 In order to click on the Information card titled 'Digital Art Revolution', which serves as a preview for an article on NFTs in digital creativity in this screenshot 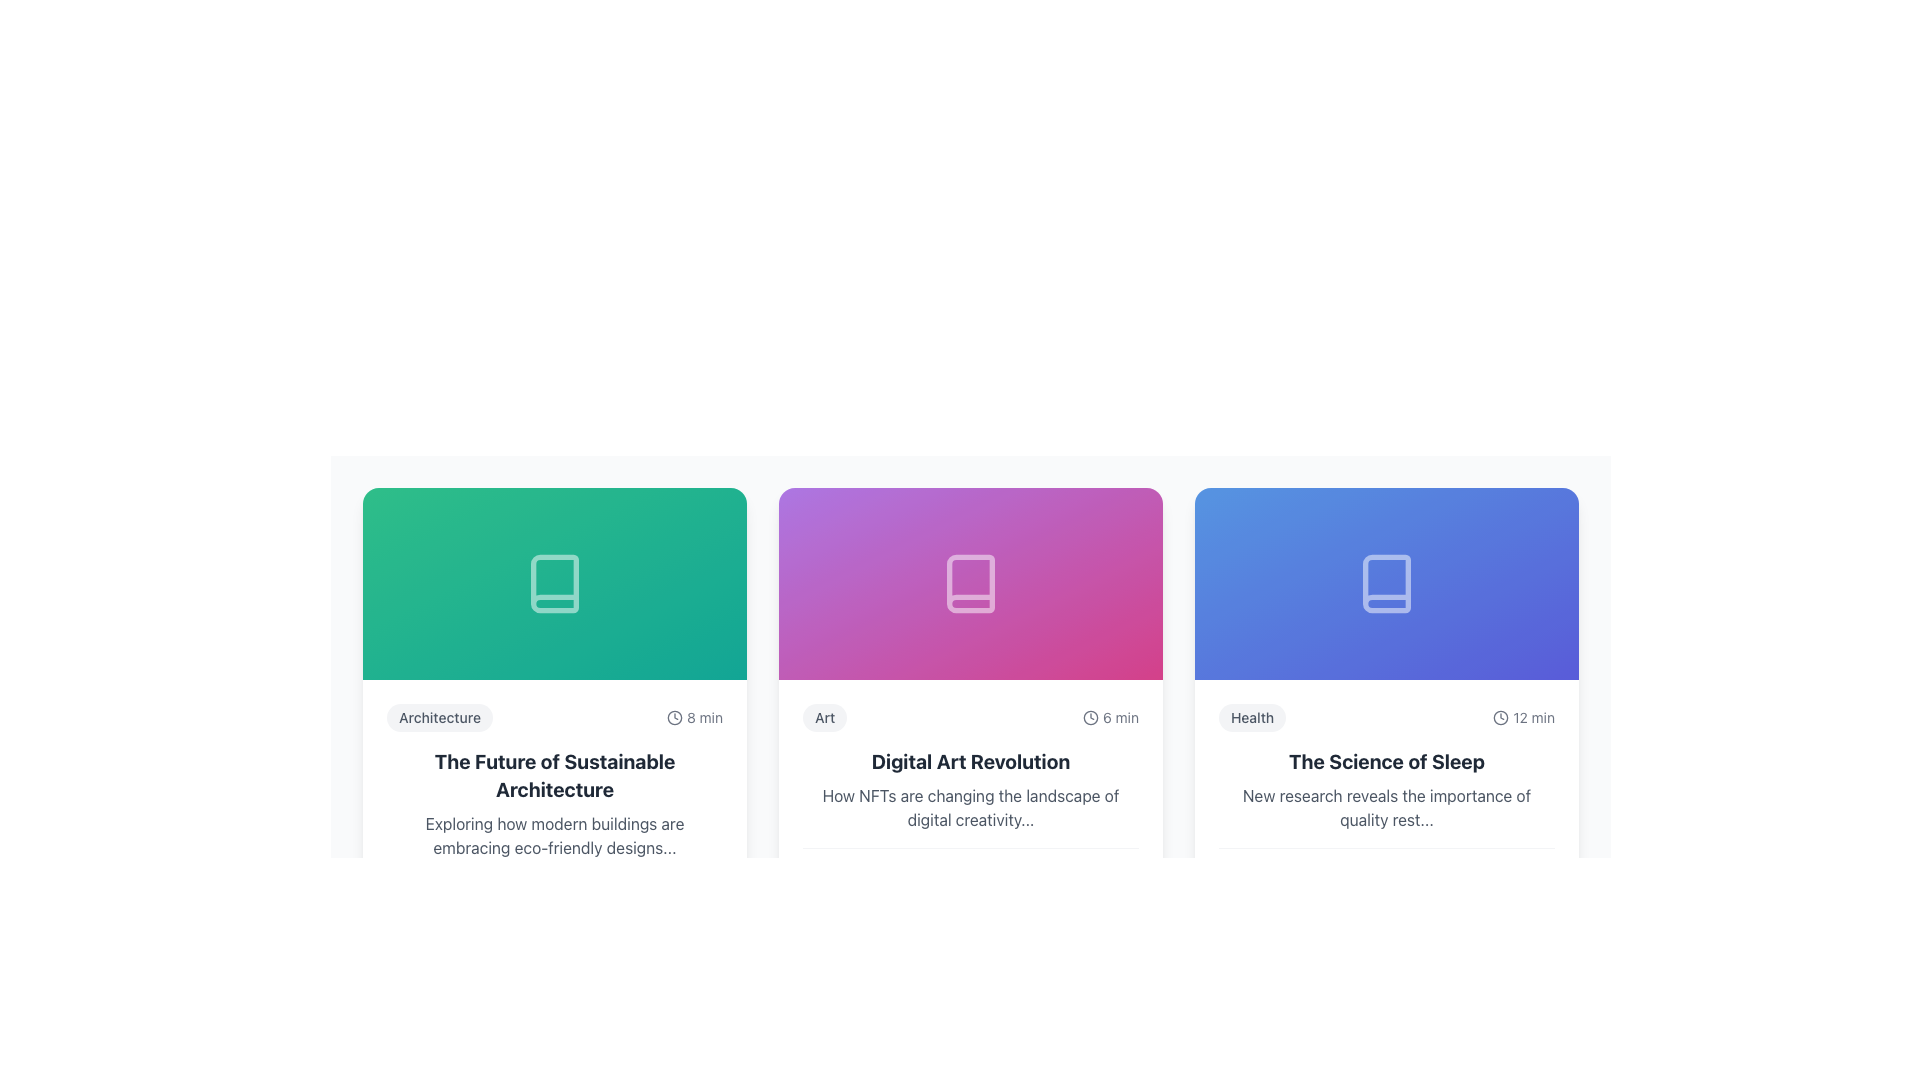, I will do `click(970, 720)`.